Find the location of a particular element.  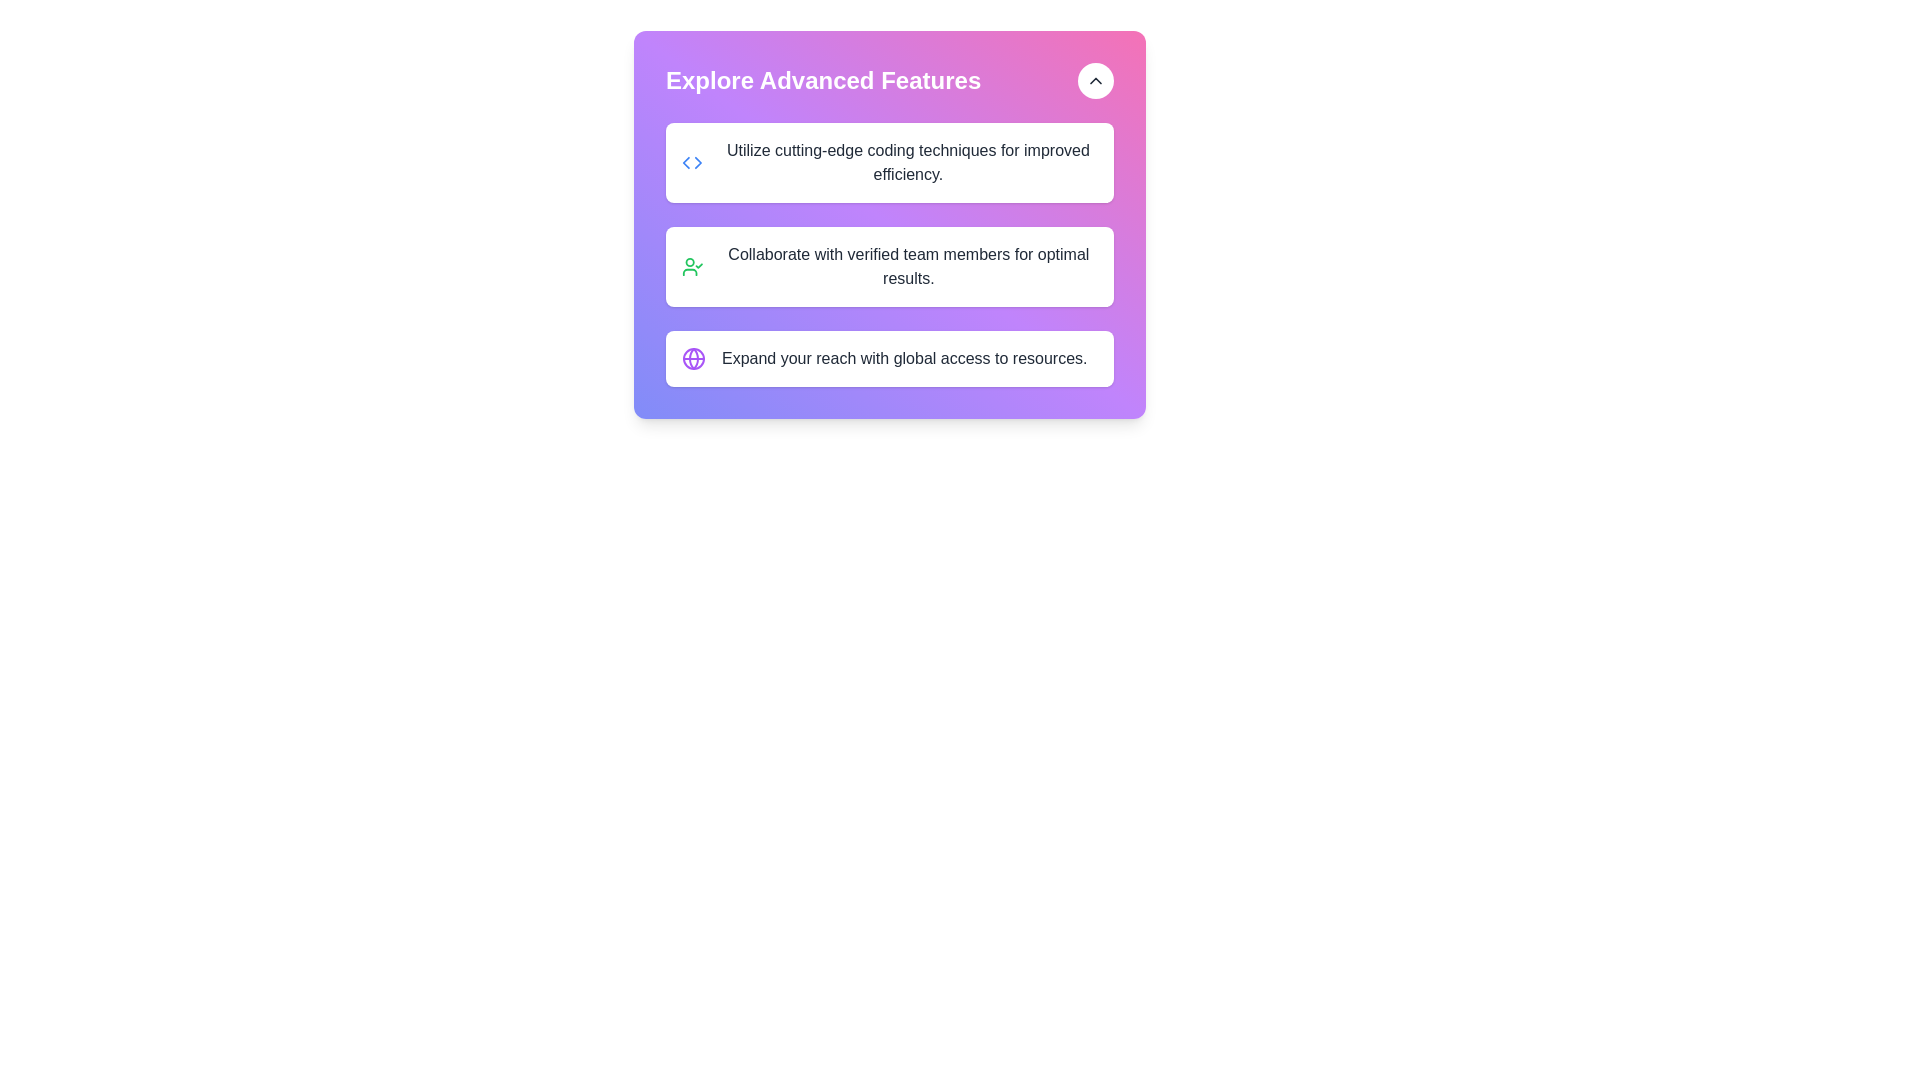

the globe icon, which is a vector graphic styled with a circular outline and intersecting lines, located to the left of the text 'Expand your reach with global access to resources' in the 'Explore Advanced Features' card is located at coordinates (694, 357).